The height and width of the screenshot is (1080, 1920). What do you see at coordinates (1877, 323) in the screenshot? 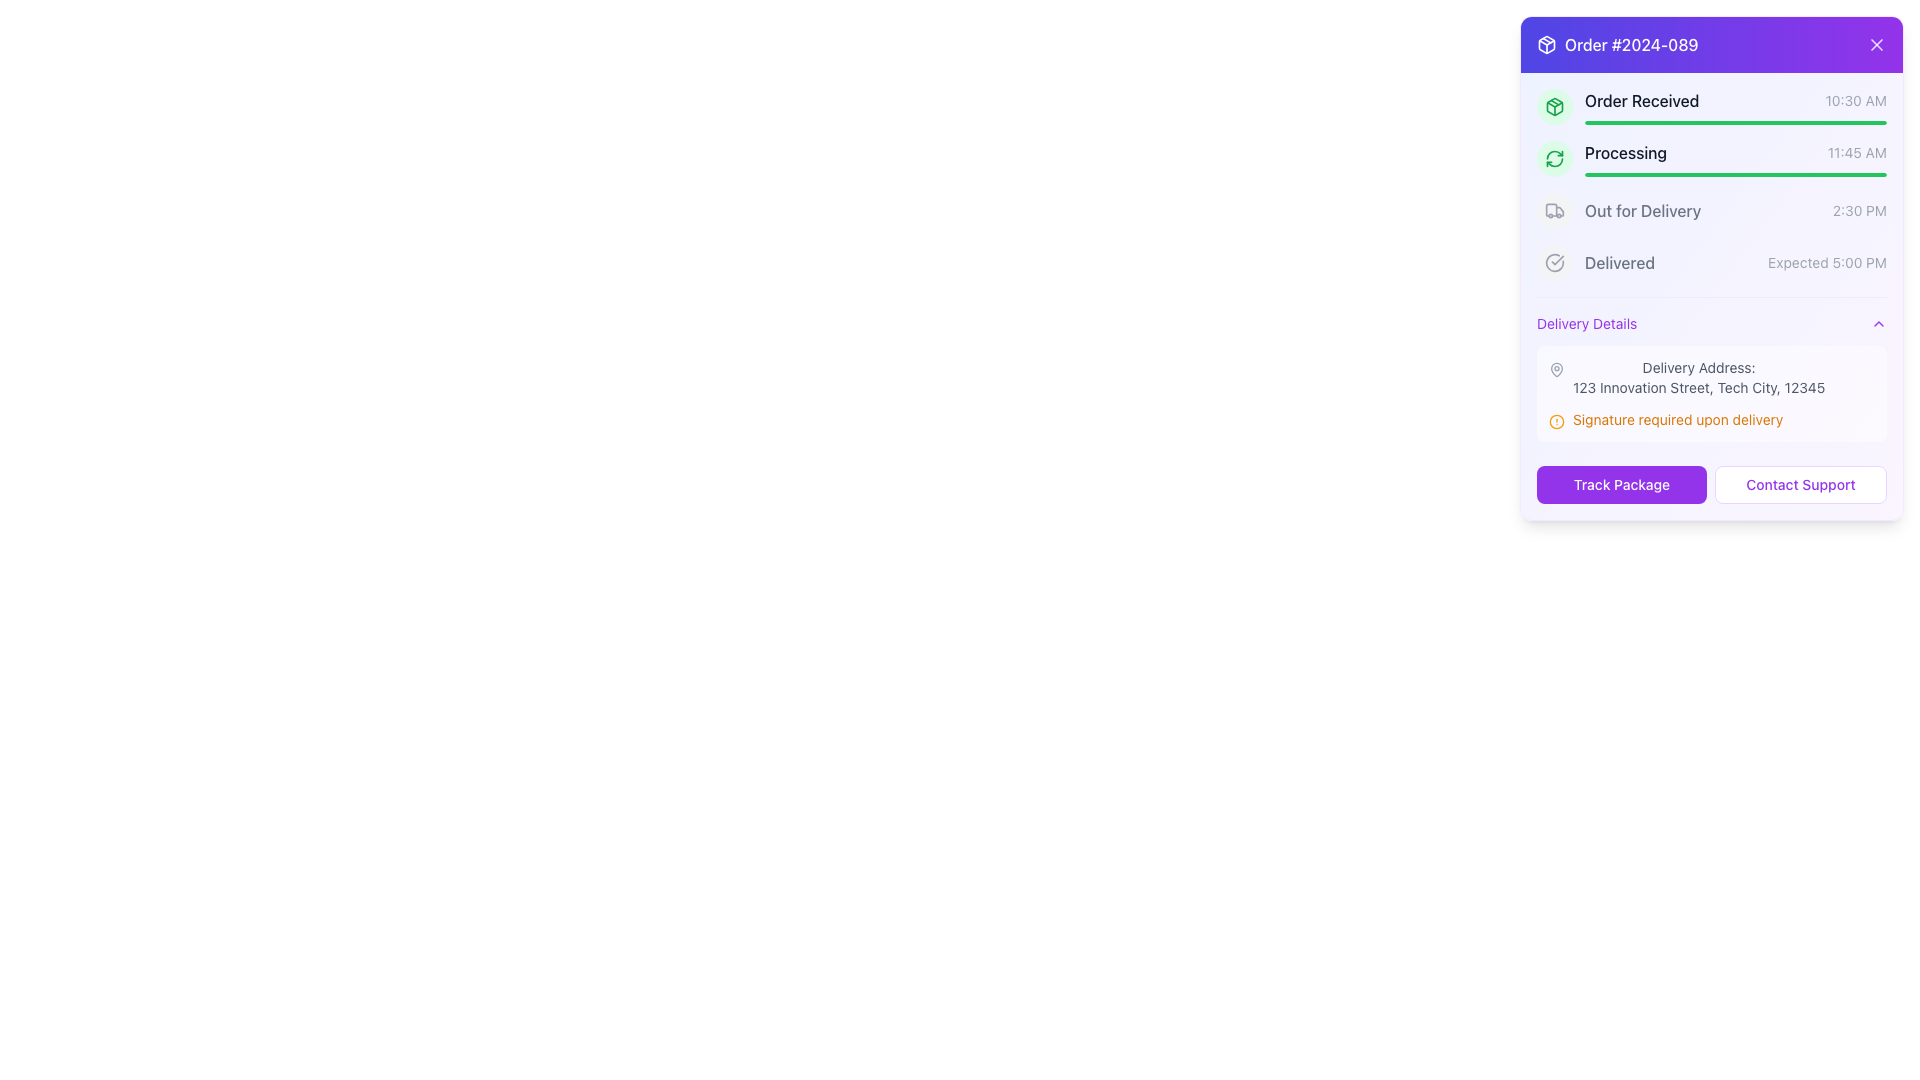
I see `the downward-pointing chevron icon located at the far-right end of the 'Delivery Details' section header` at bounding box center [1877, 323].